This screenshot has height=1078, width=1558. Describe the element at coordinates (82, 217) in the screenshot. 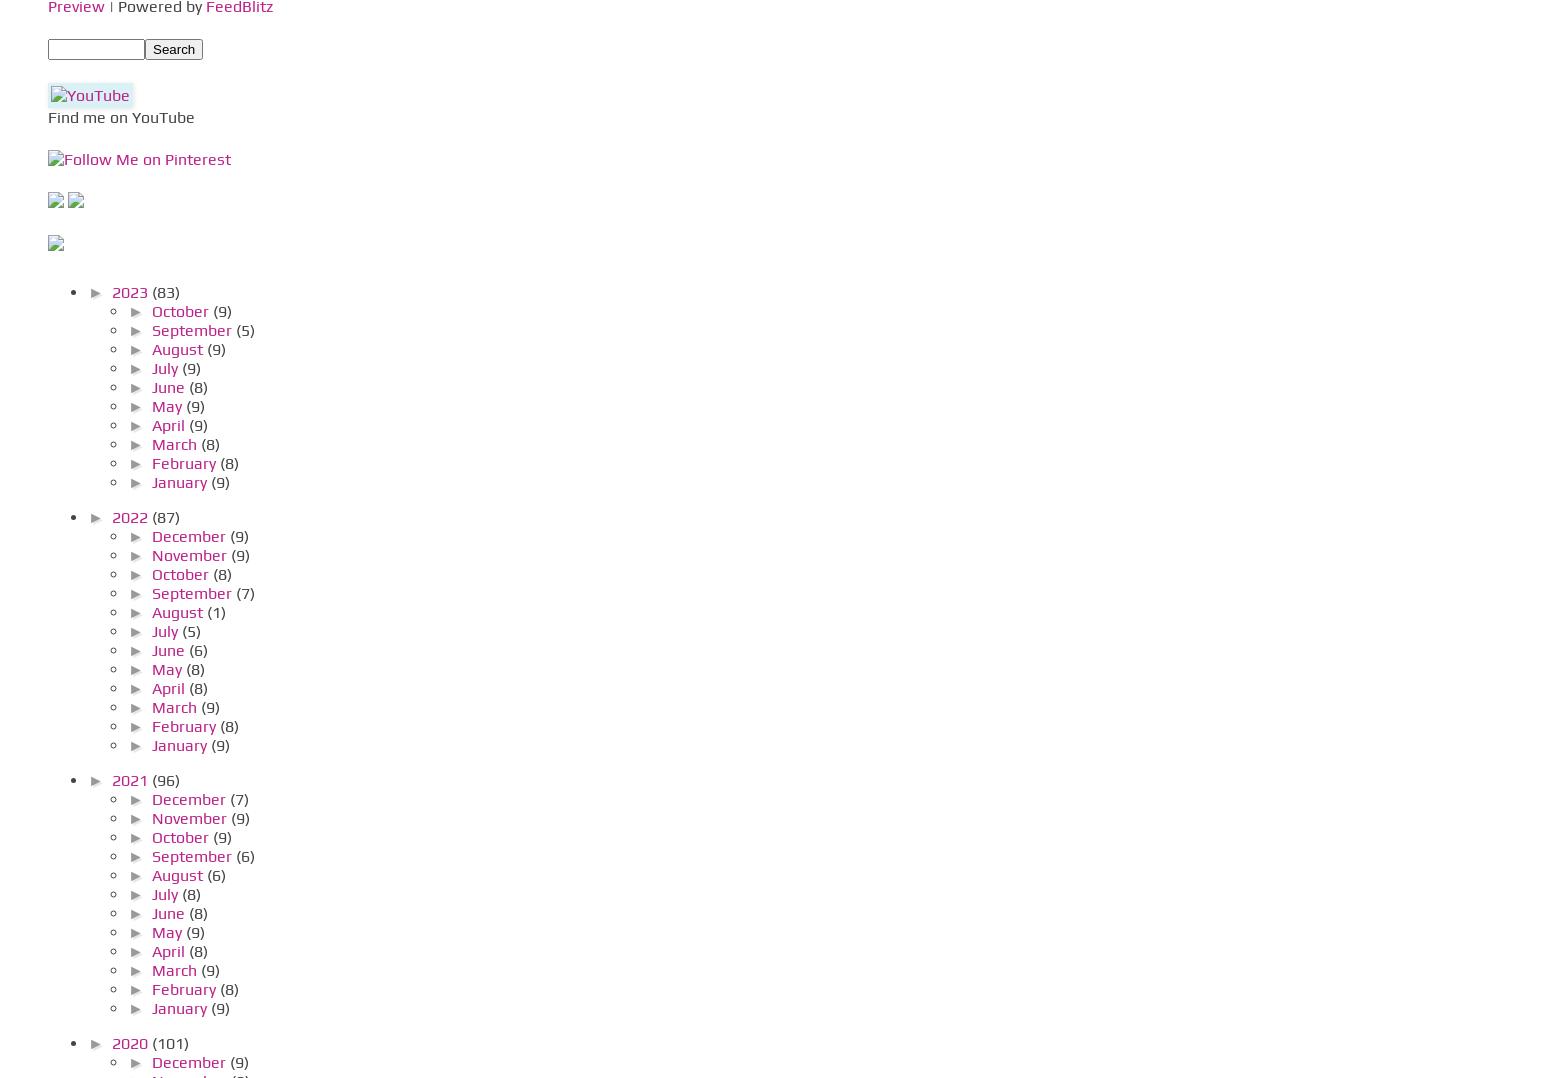

I see `'Contact me'` at that location.